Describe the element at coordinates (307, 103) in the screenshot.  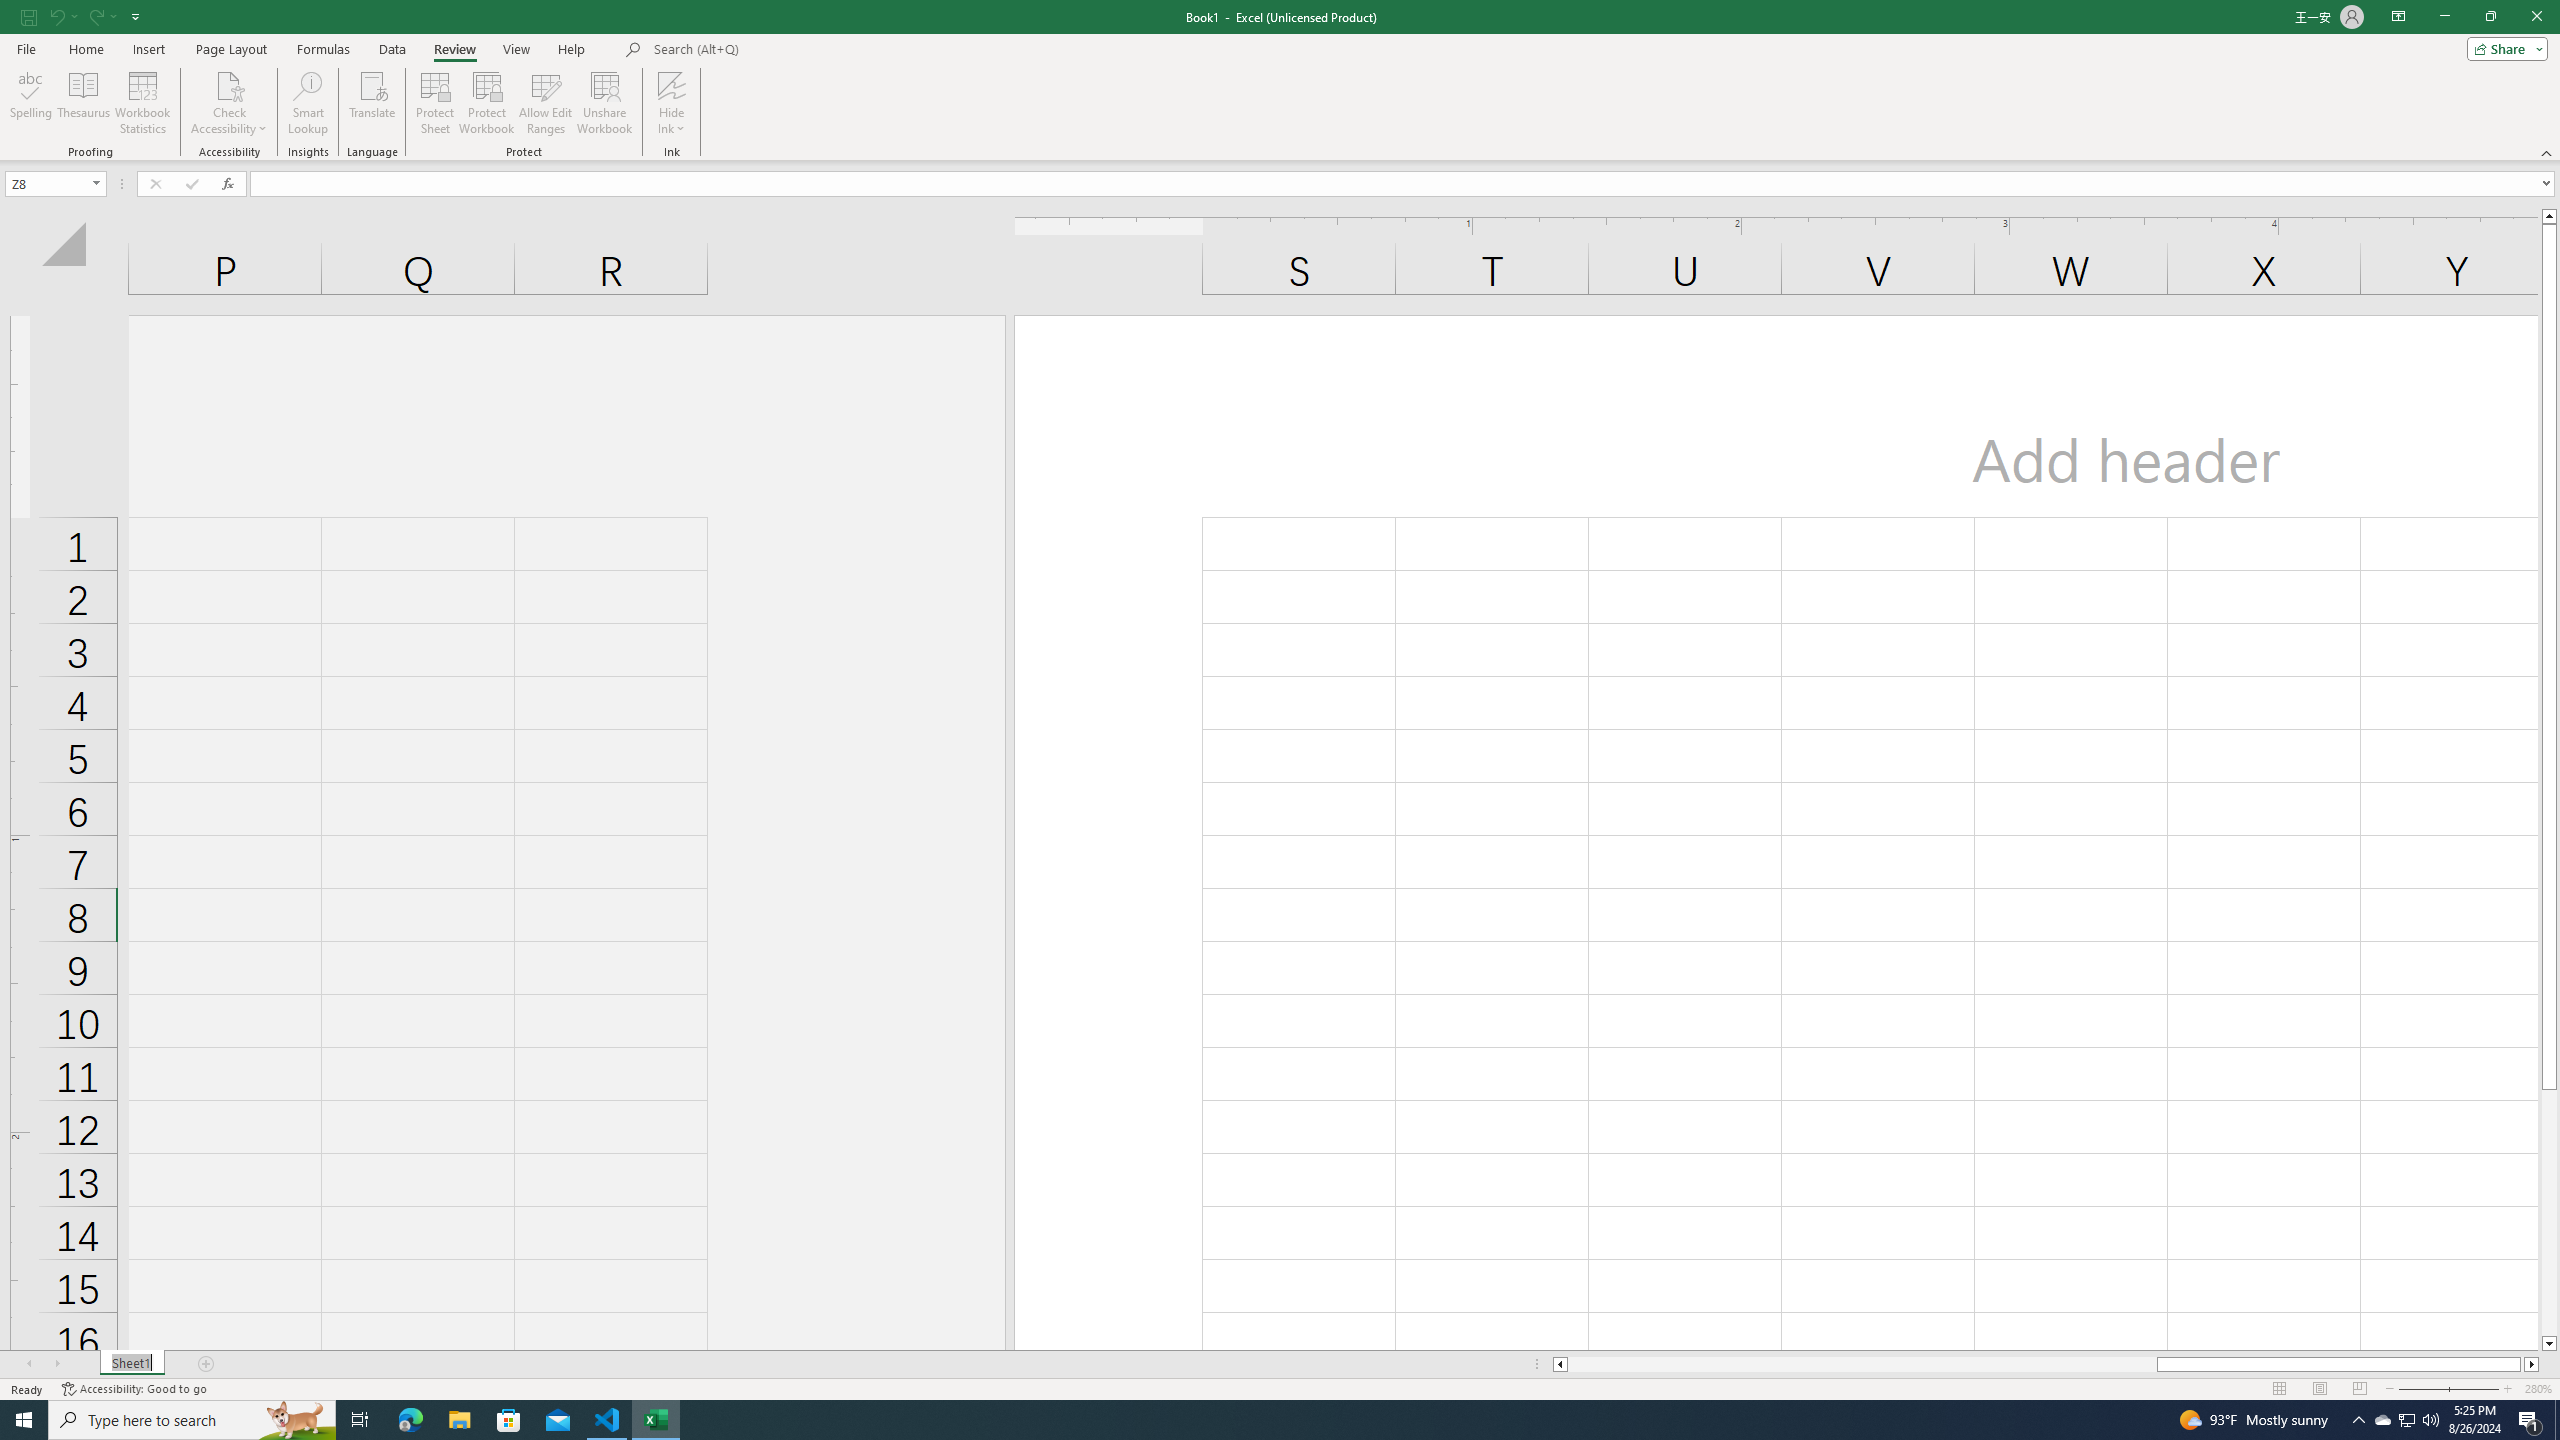
I see `'Smart Lookup'` at that location.